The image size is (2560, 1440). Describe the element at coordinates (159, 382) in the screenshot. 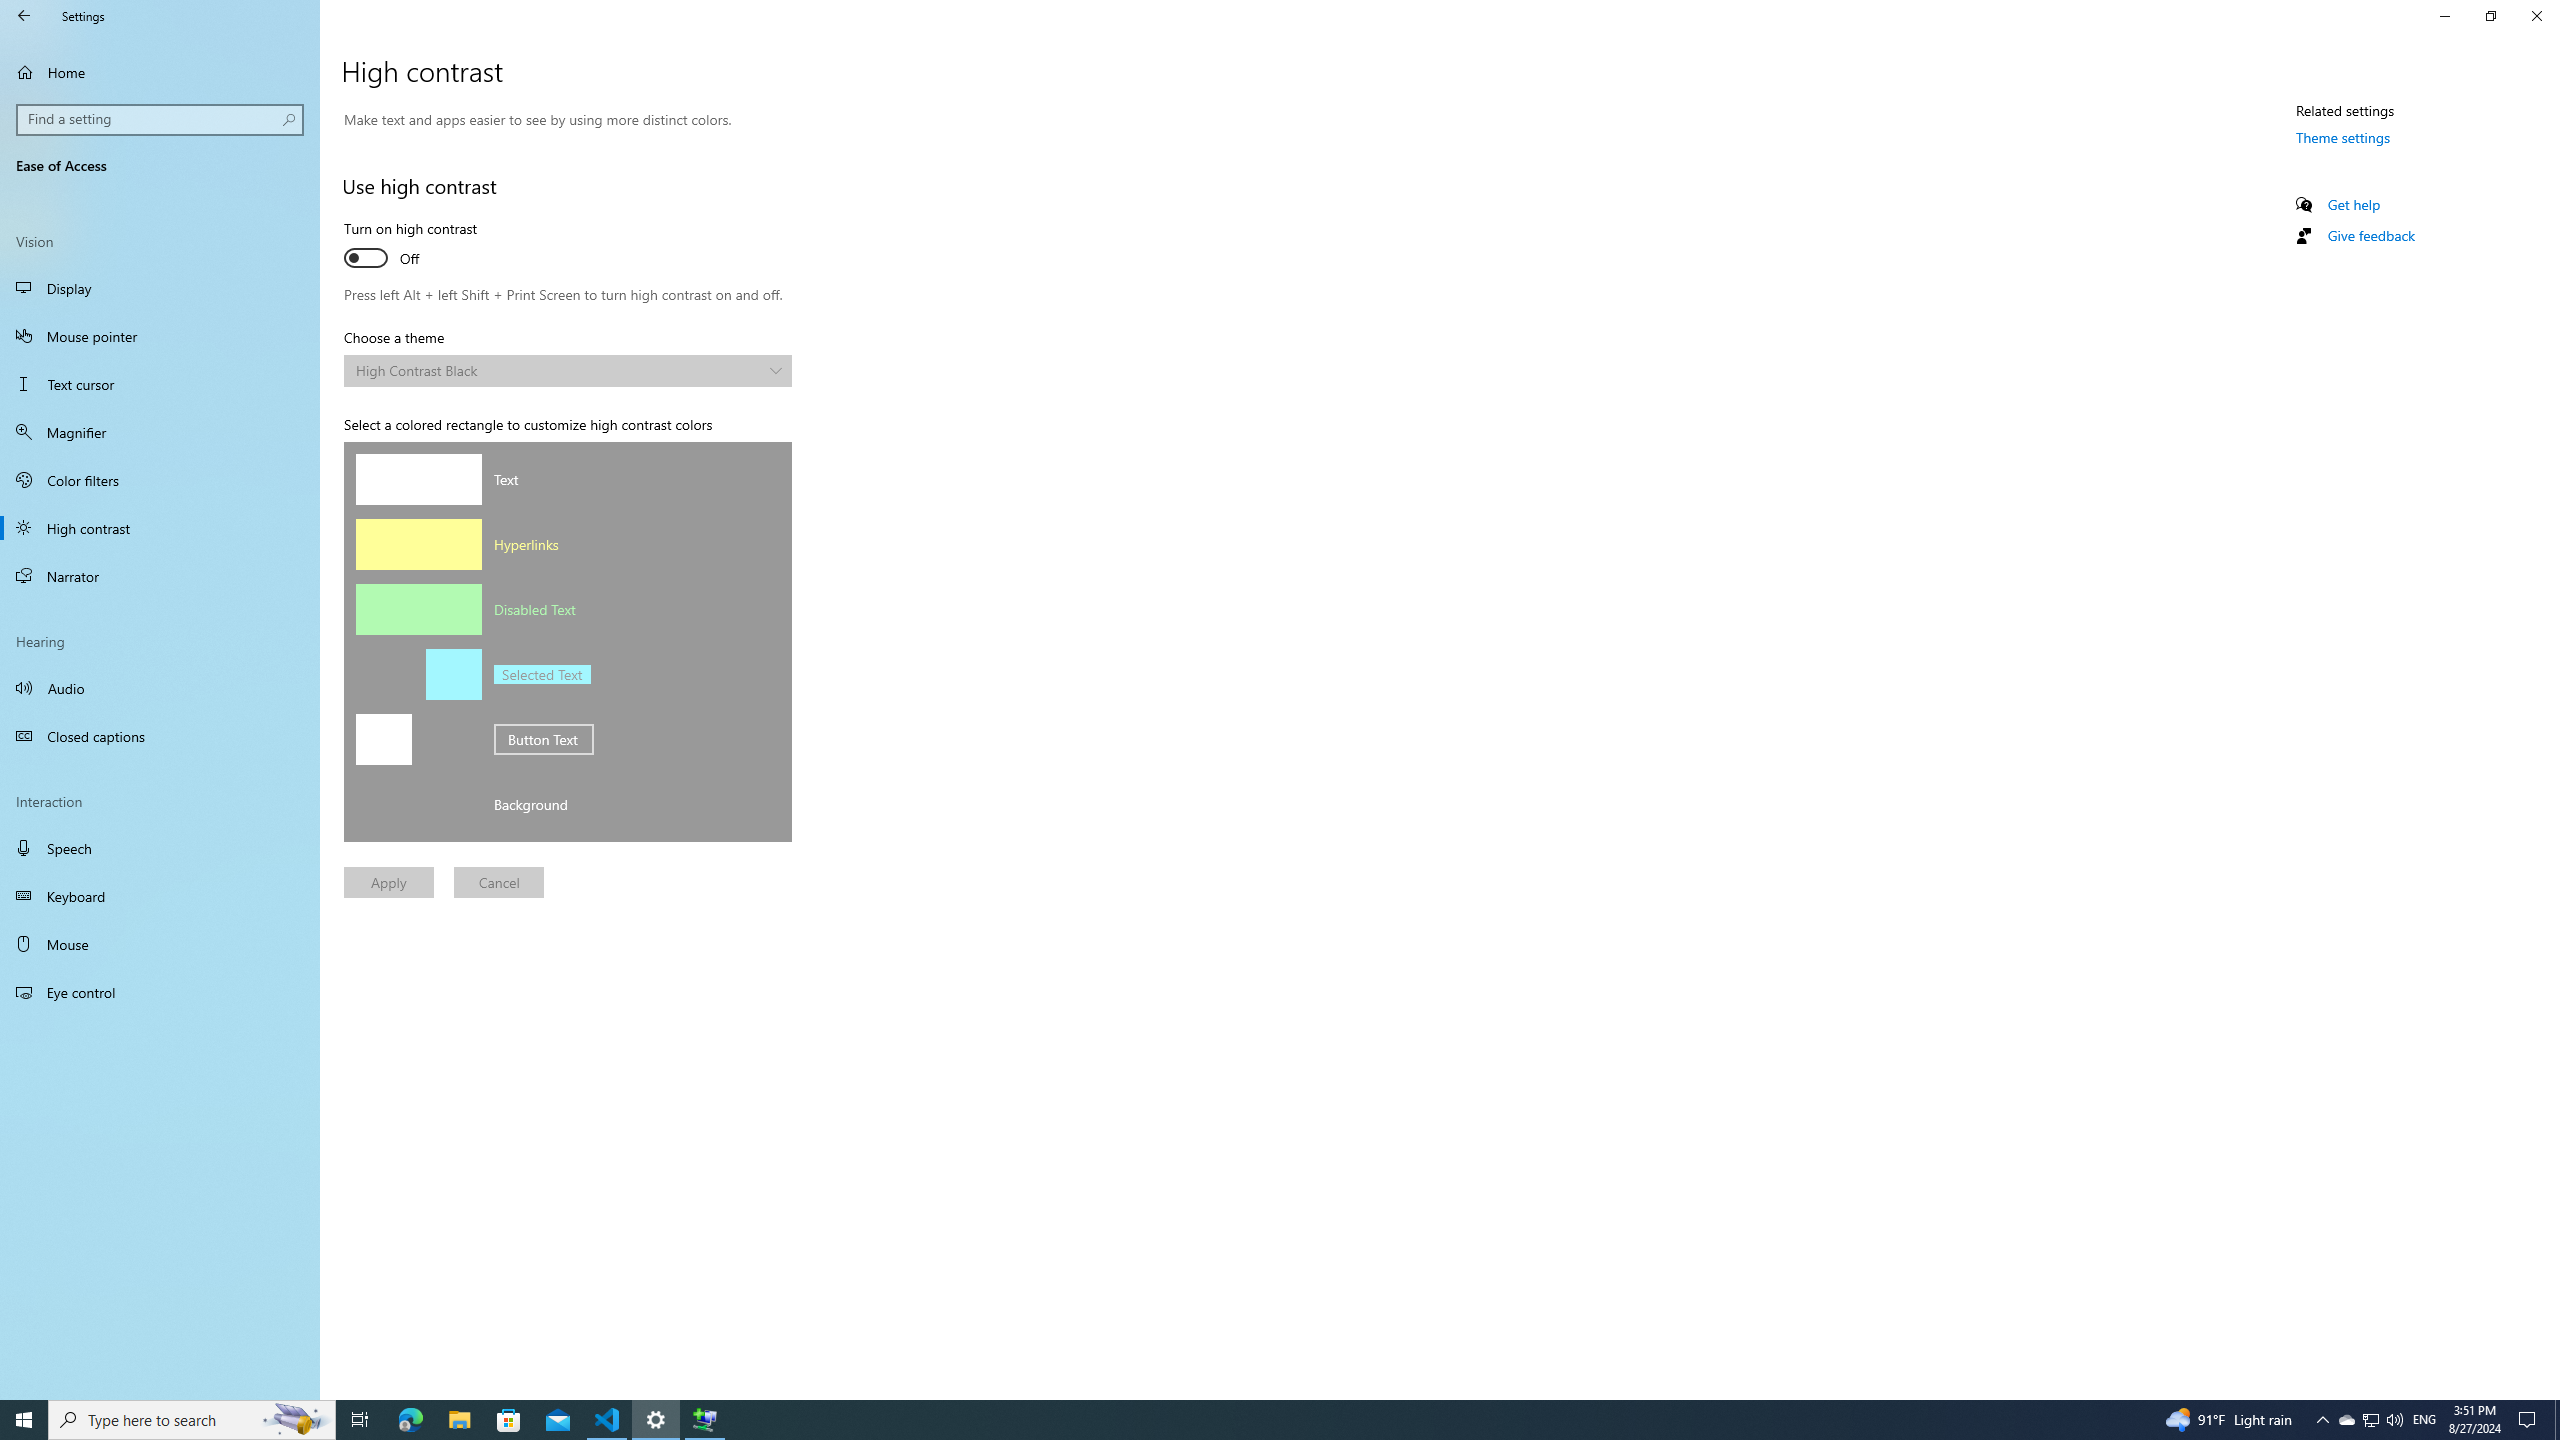

I see `'Text cursor'` at that location.